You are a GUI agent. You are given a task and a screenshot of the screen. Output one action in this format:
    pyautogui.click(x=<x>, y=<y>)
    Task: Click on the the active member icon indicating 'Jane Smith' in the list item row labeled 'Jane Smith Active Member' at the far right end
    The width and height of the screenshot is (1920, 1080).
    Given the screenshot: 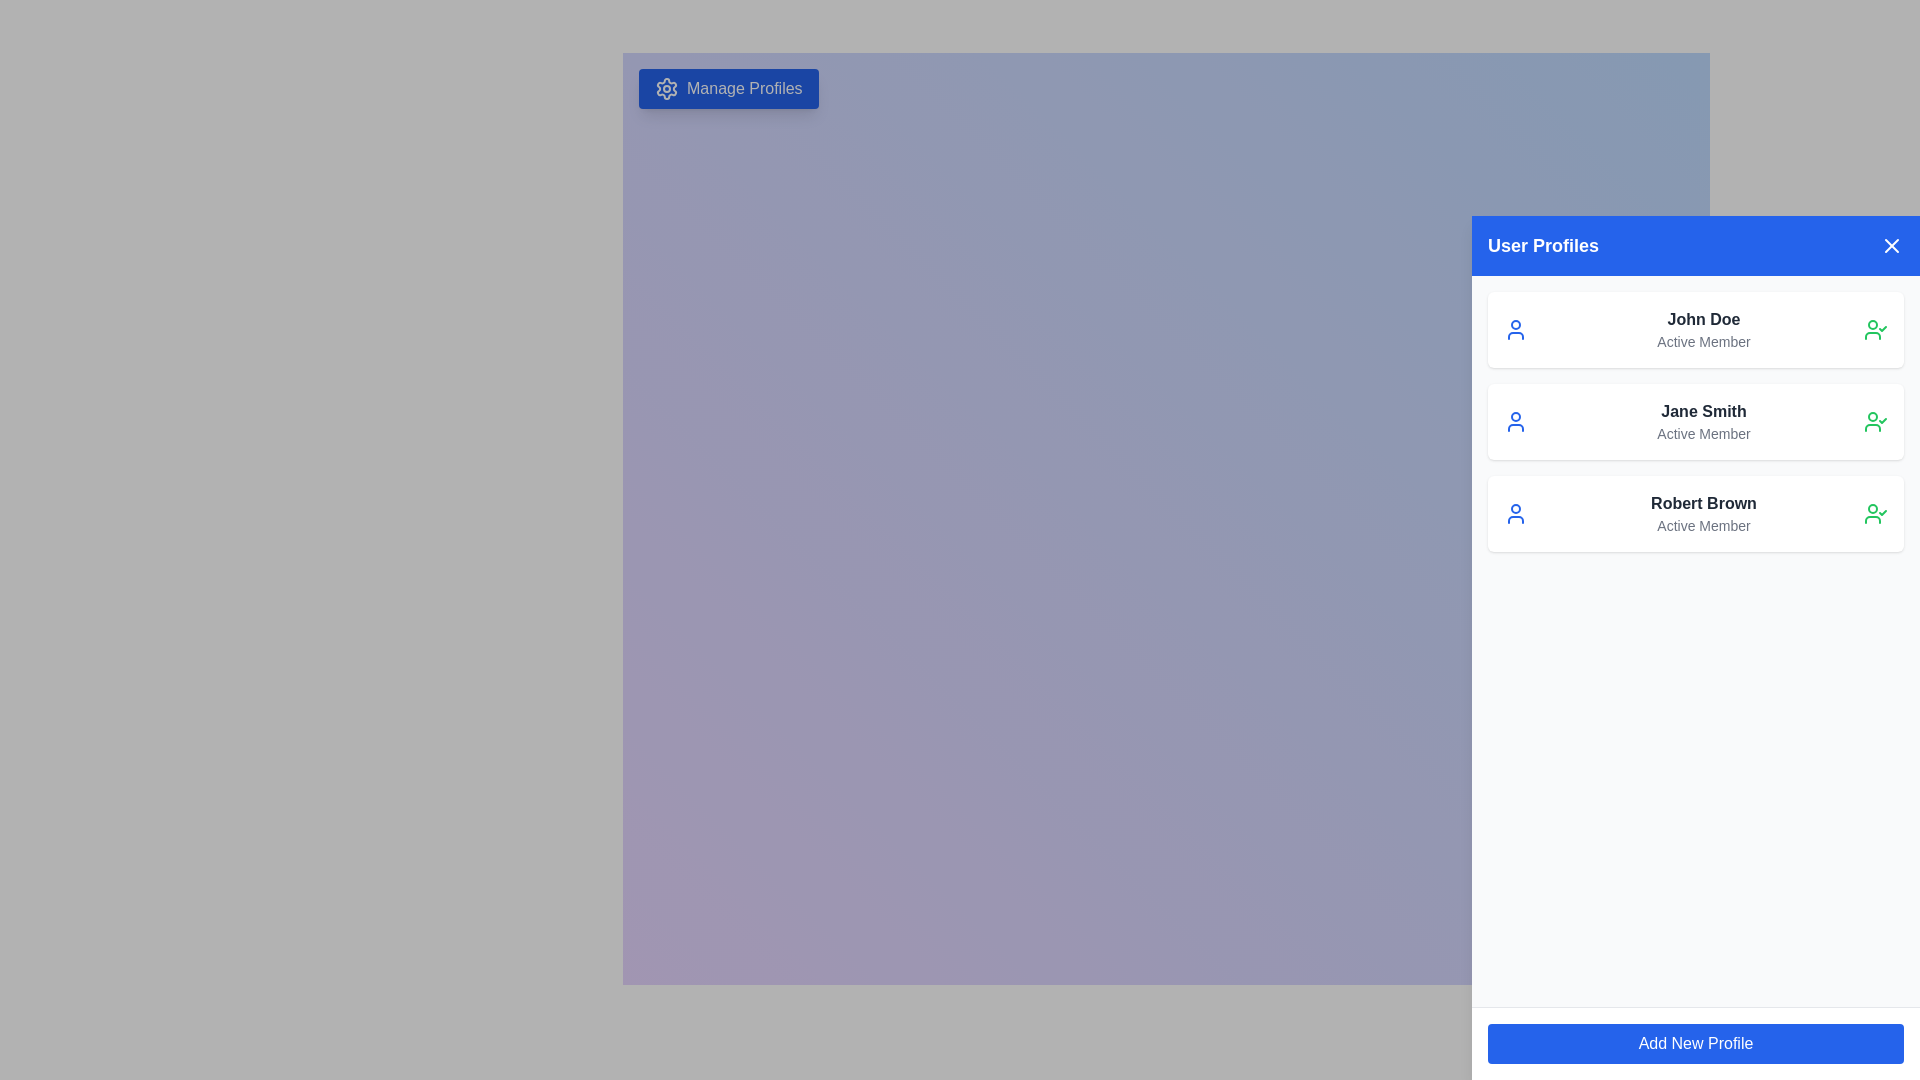 What is the action you would take?
    pyautogui.click(x=1875, y=420)
    